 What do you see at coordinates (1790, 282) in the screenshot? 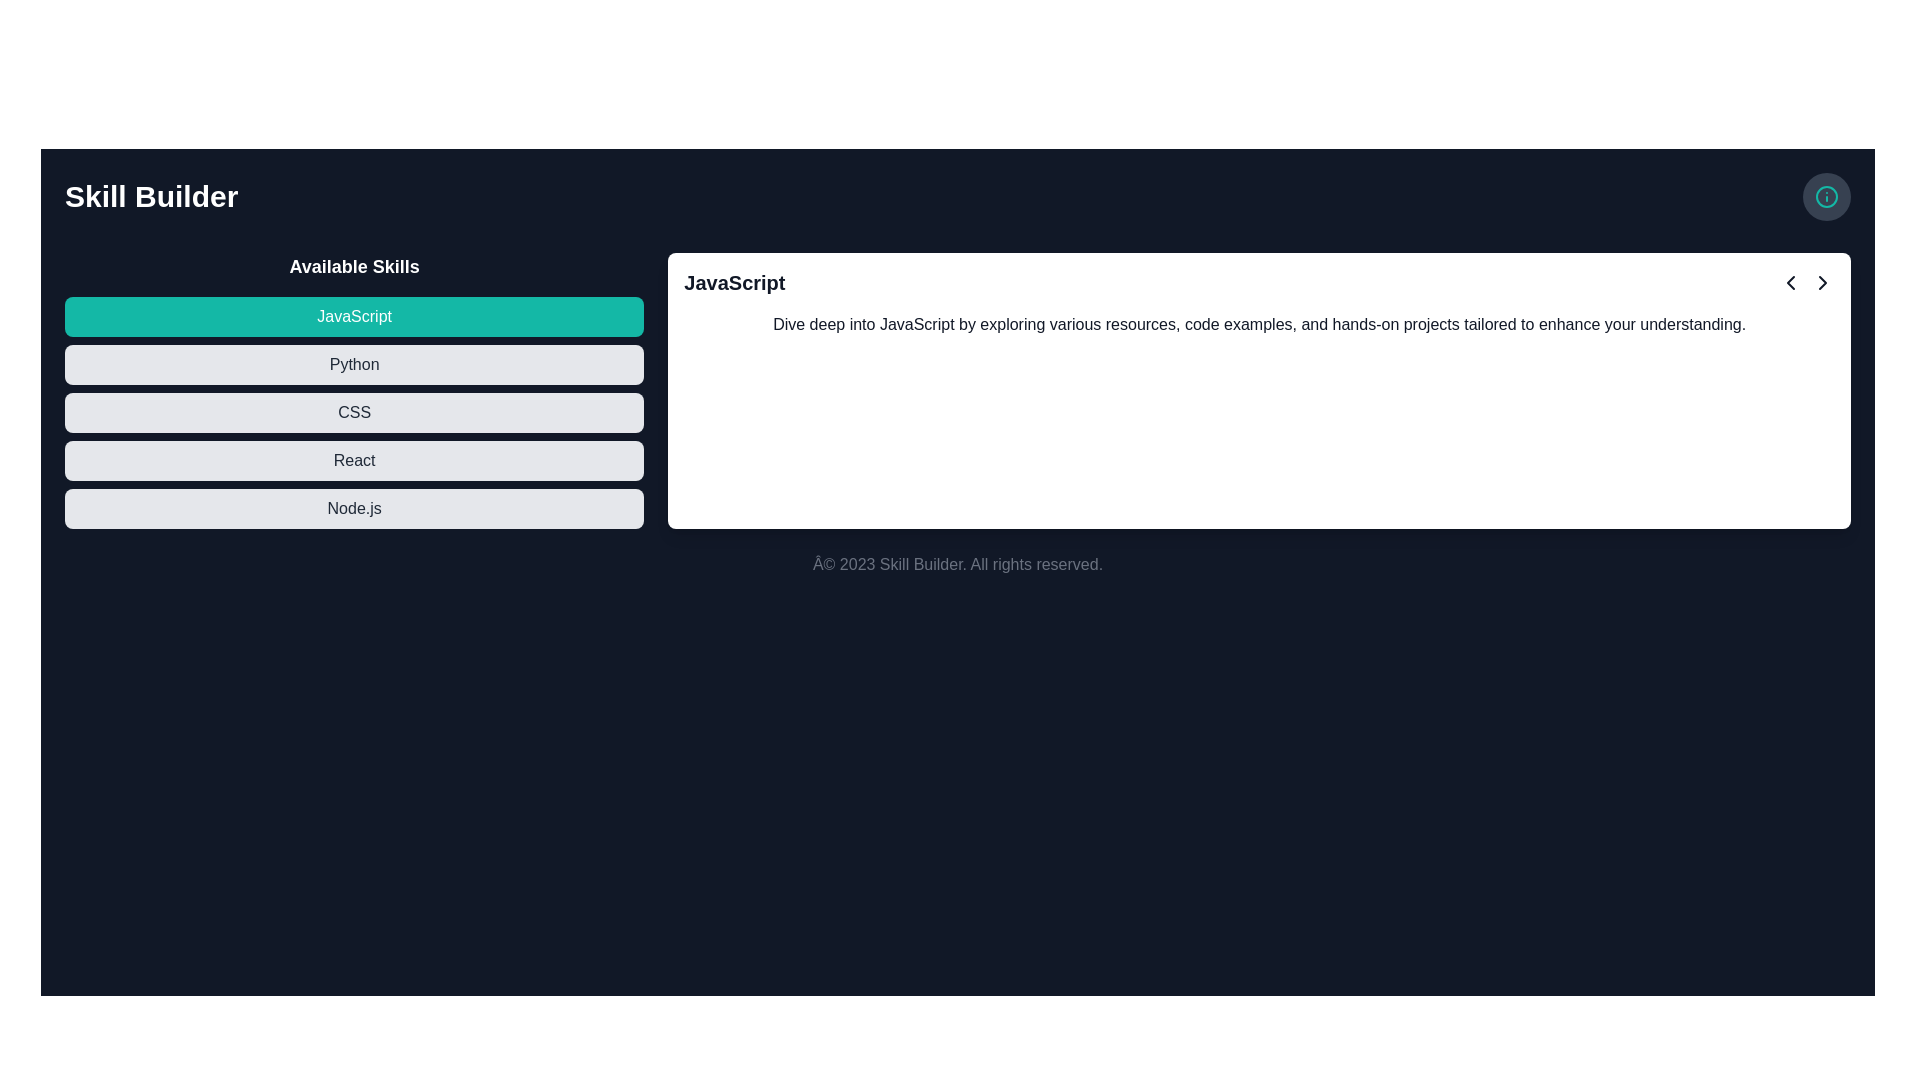
I see `the left-pointing chevron icon, which is styled with a dark line color and positioned in the top-right corner of the main content area` at bounding box center [1790, 282].